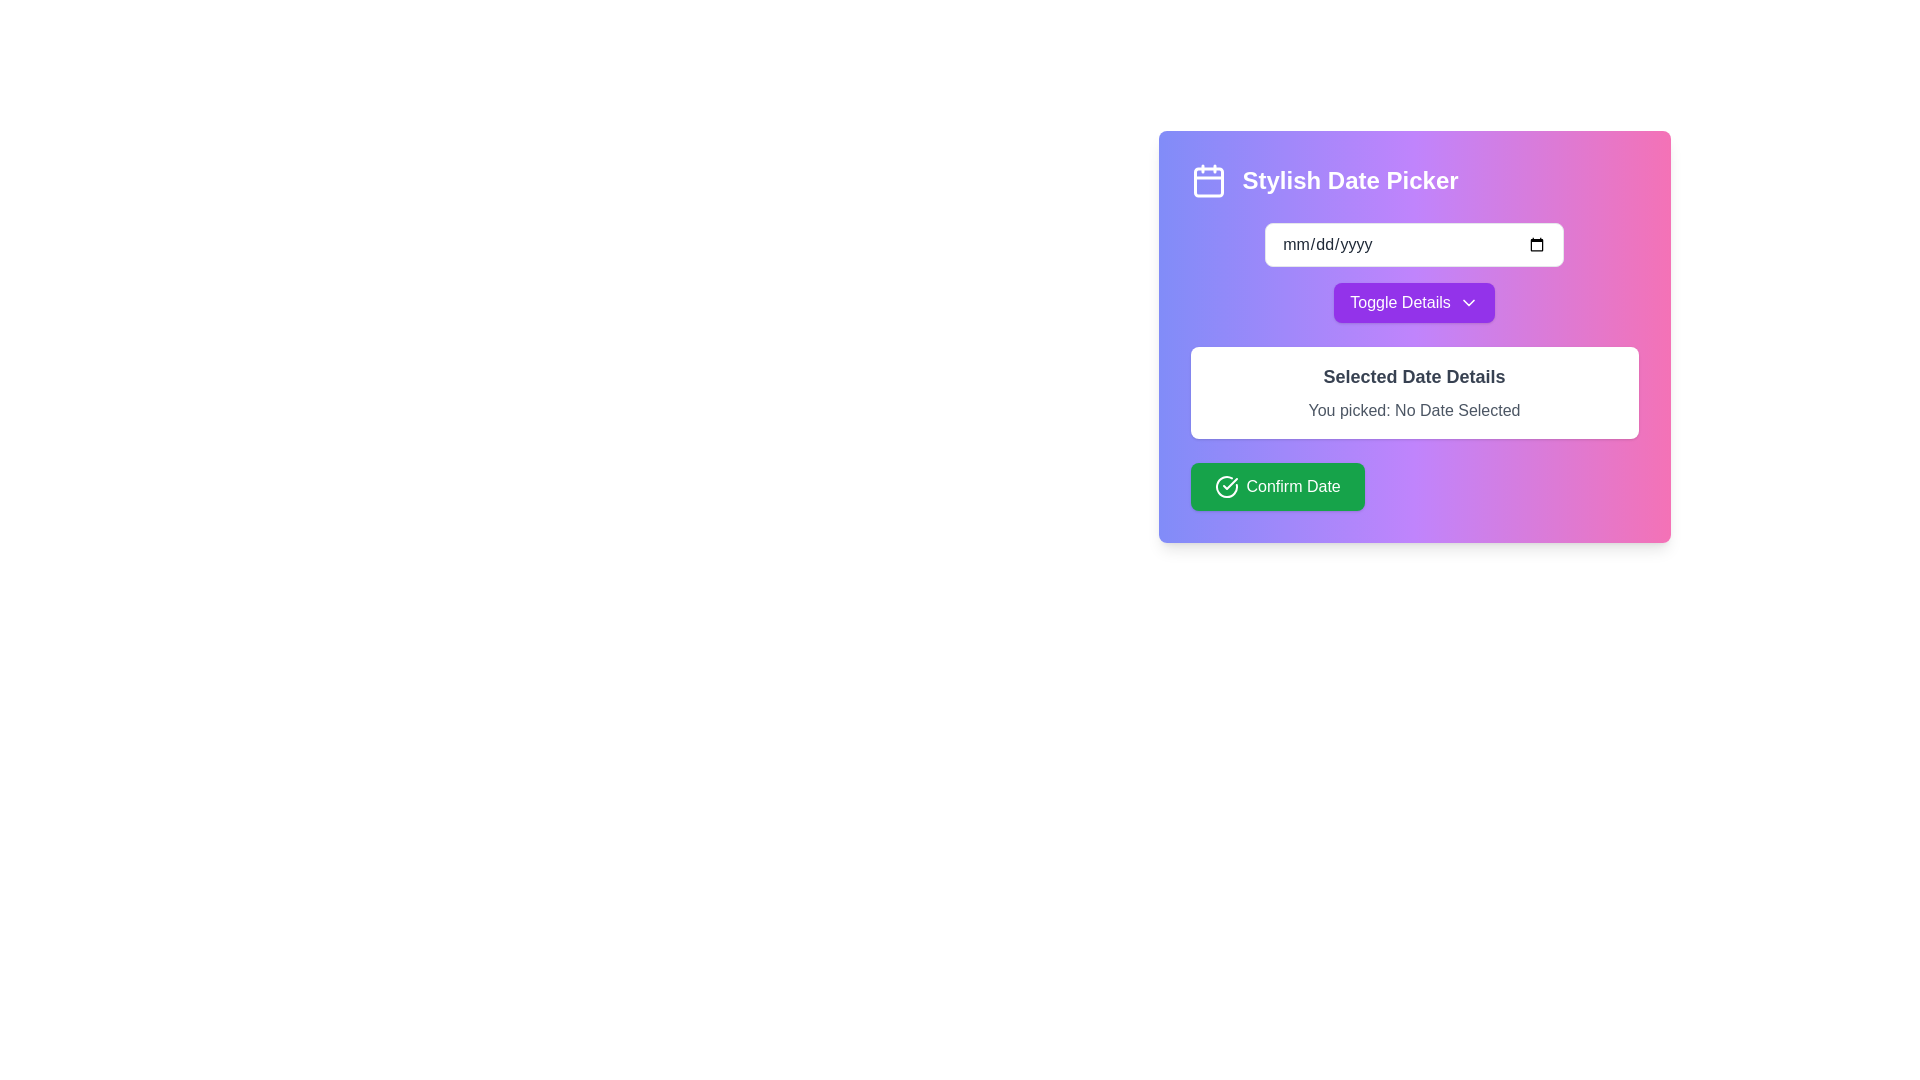 The height and width of the screenshot is (1080, 1920). I want to click on the checkmark icon within the green 'Confirm Date' button, which is located on the left-hand side of the label text, so click(1228, 483).